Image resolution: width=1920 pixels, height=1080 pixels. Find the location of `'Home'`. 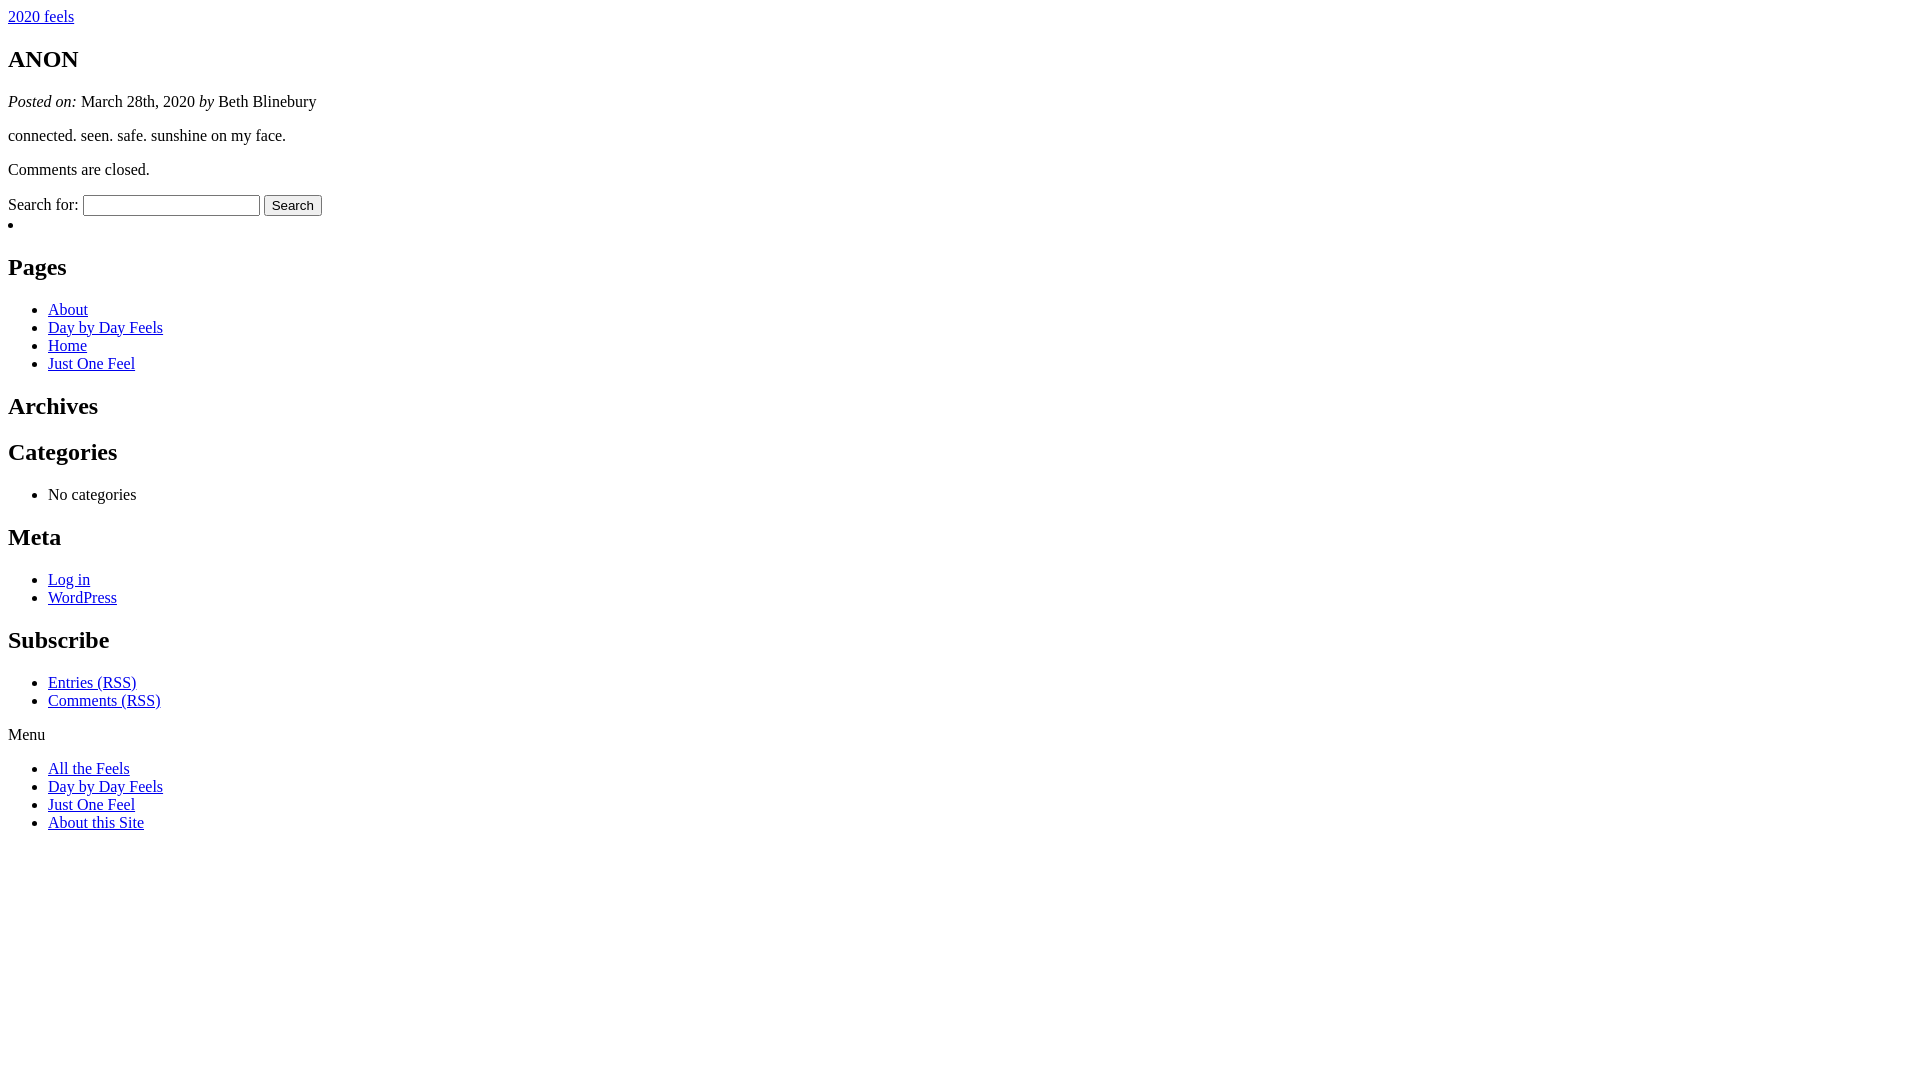

'Home' is located at coordinates (67, 344).